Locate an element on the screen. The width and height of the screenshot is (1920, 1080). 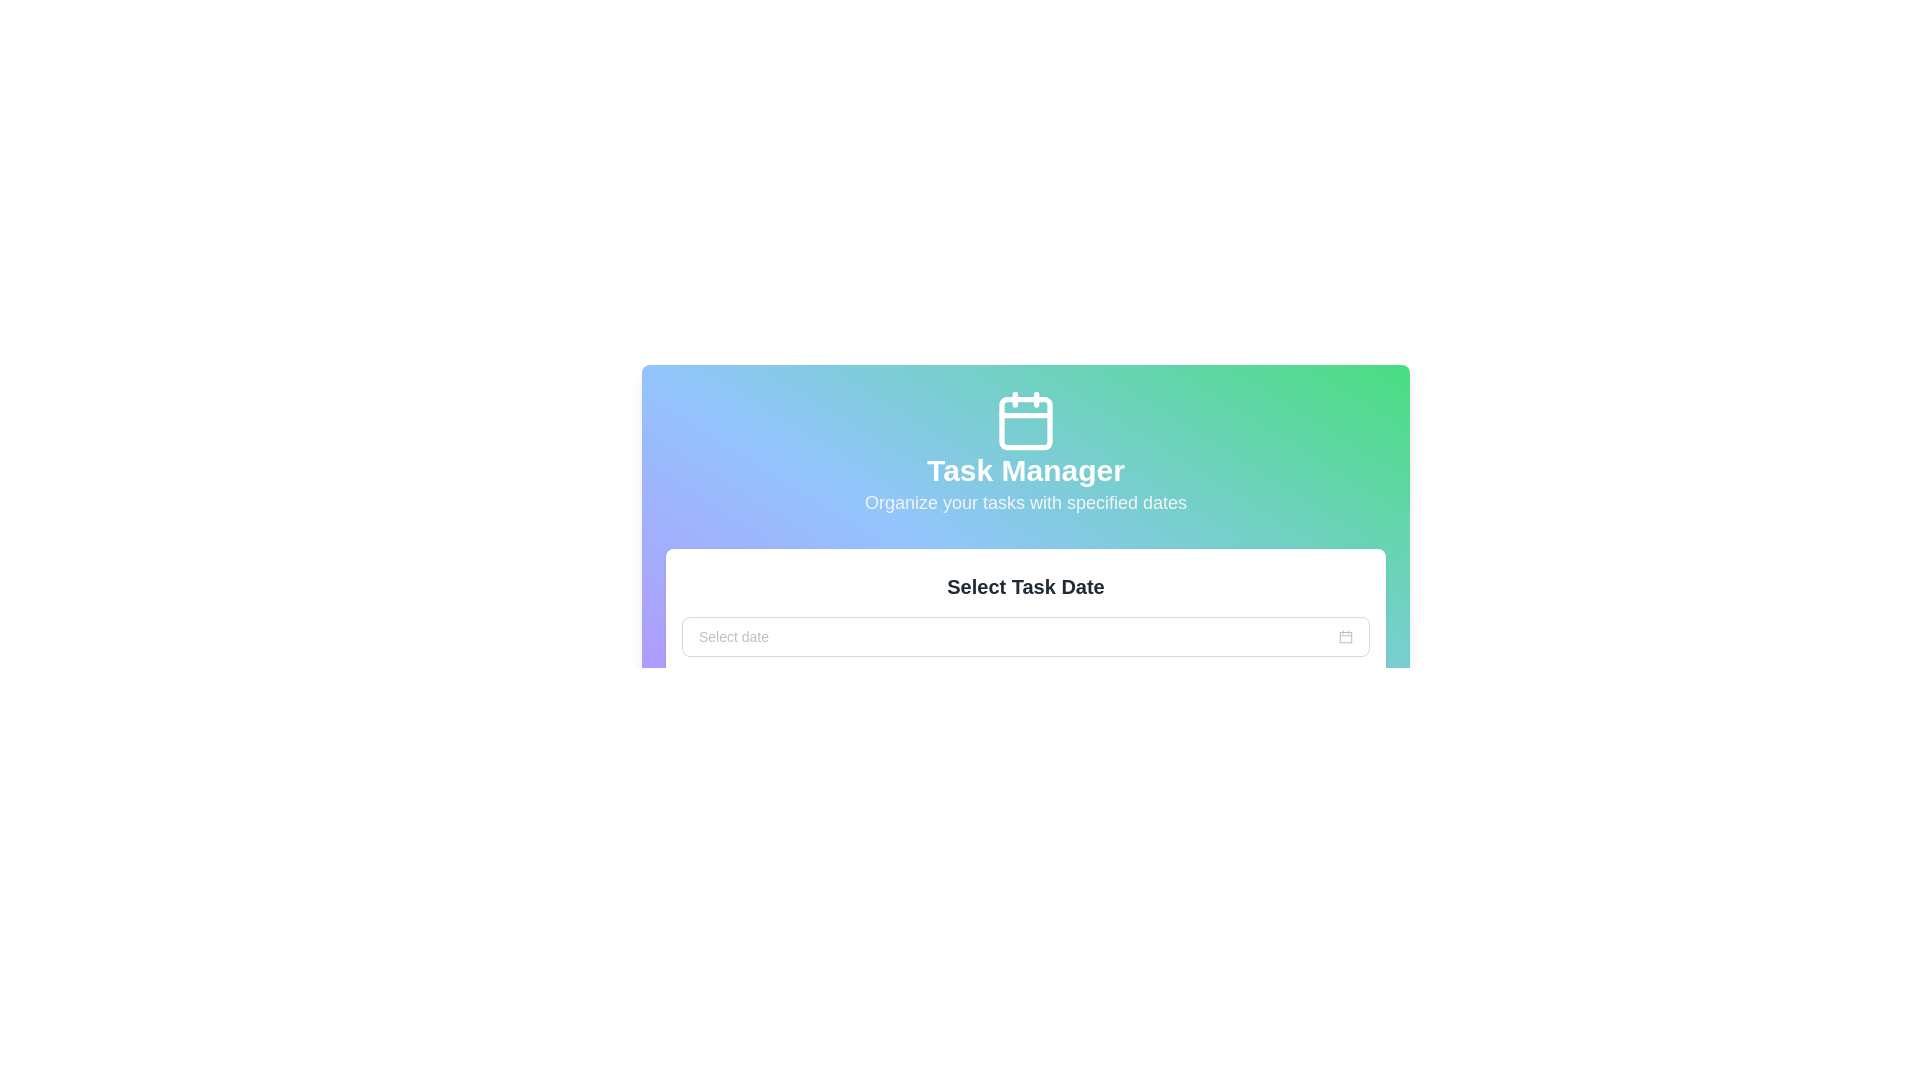
the rectangular icon component located in the lower-central area of the calendar icon, which has rounded corners and blends with the calendar's color scheme is located at coordinates (1026, 422).